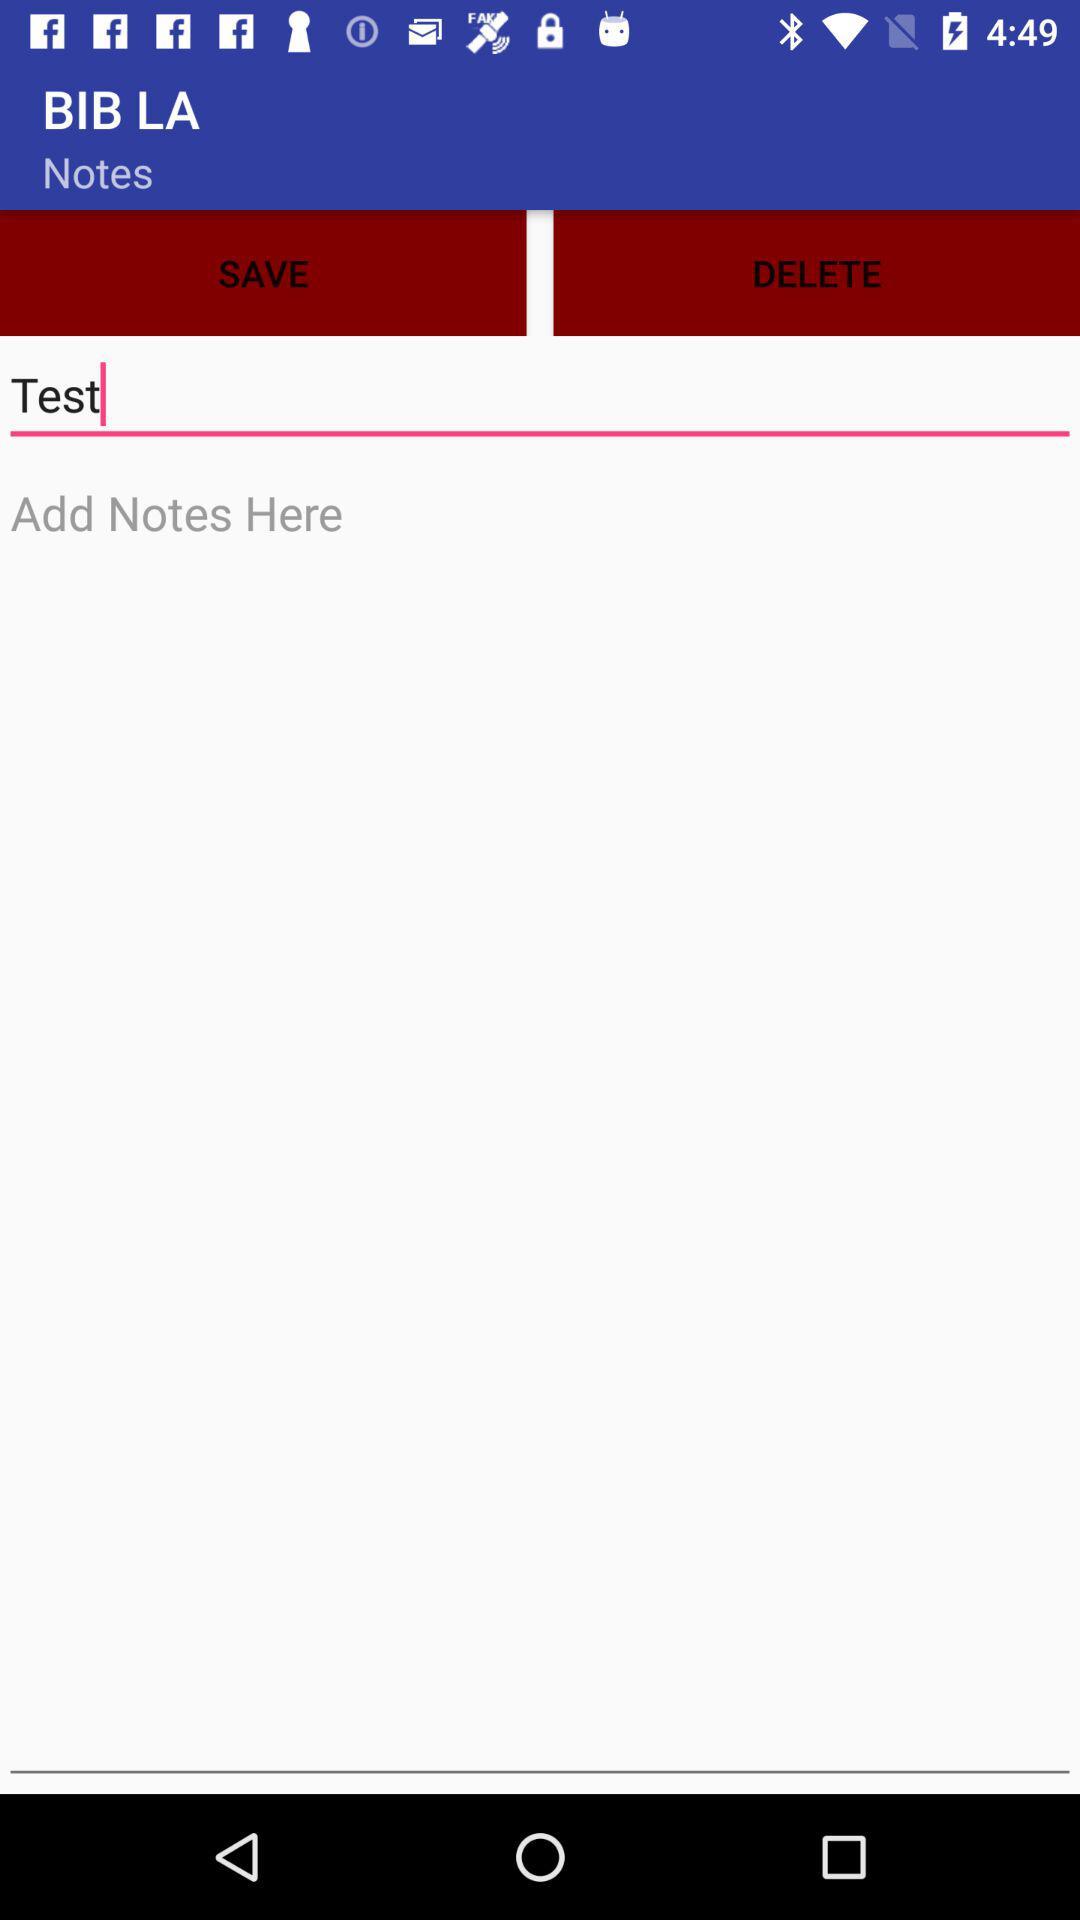 This screenshot has height=1920, width=1080. What do you see at coordinates (816, 272) in the screenshot?
I see `the delete at the top right corner` at bounding box center [816, 272].